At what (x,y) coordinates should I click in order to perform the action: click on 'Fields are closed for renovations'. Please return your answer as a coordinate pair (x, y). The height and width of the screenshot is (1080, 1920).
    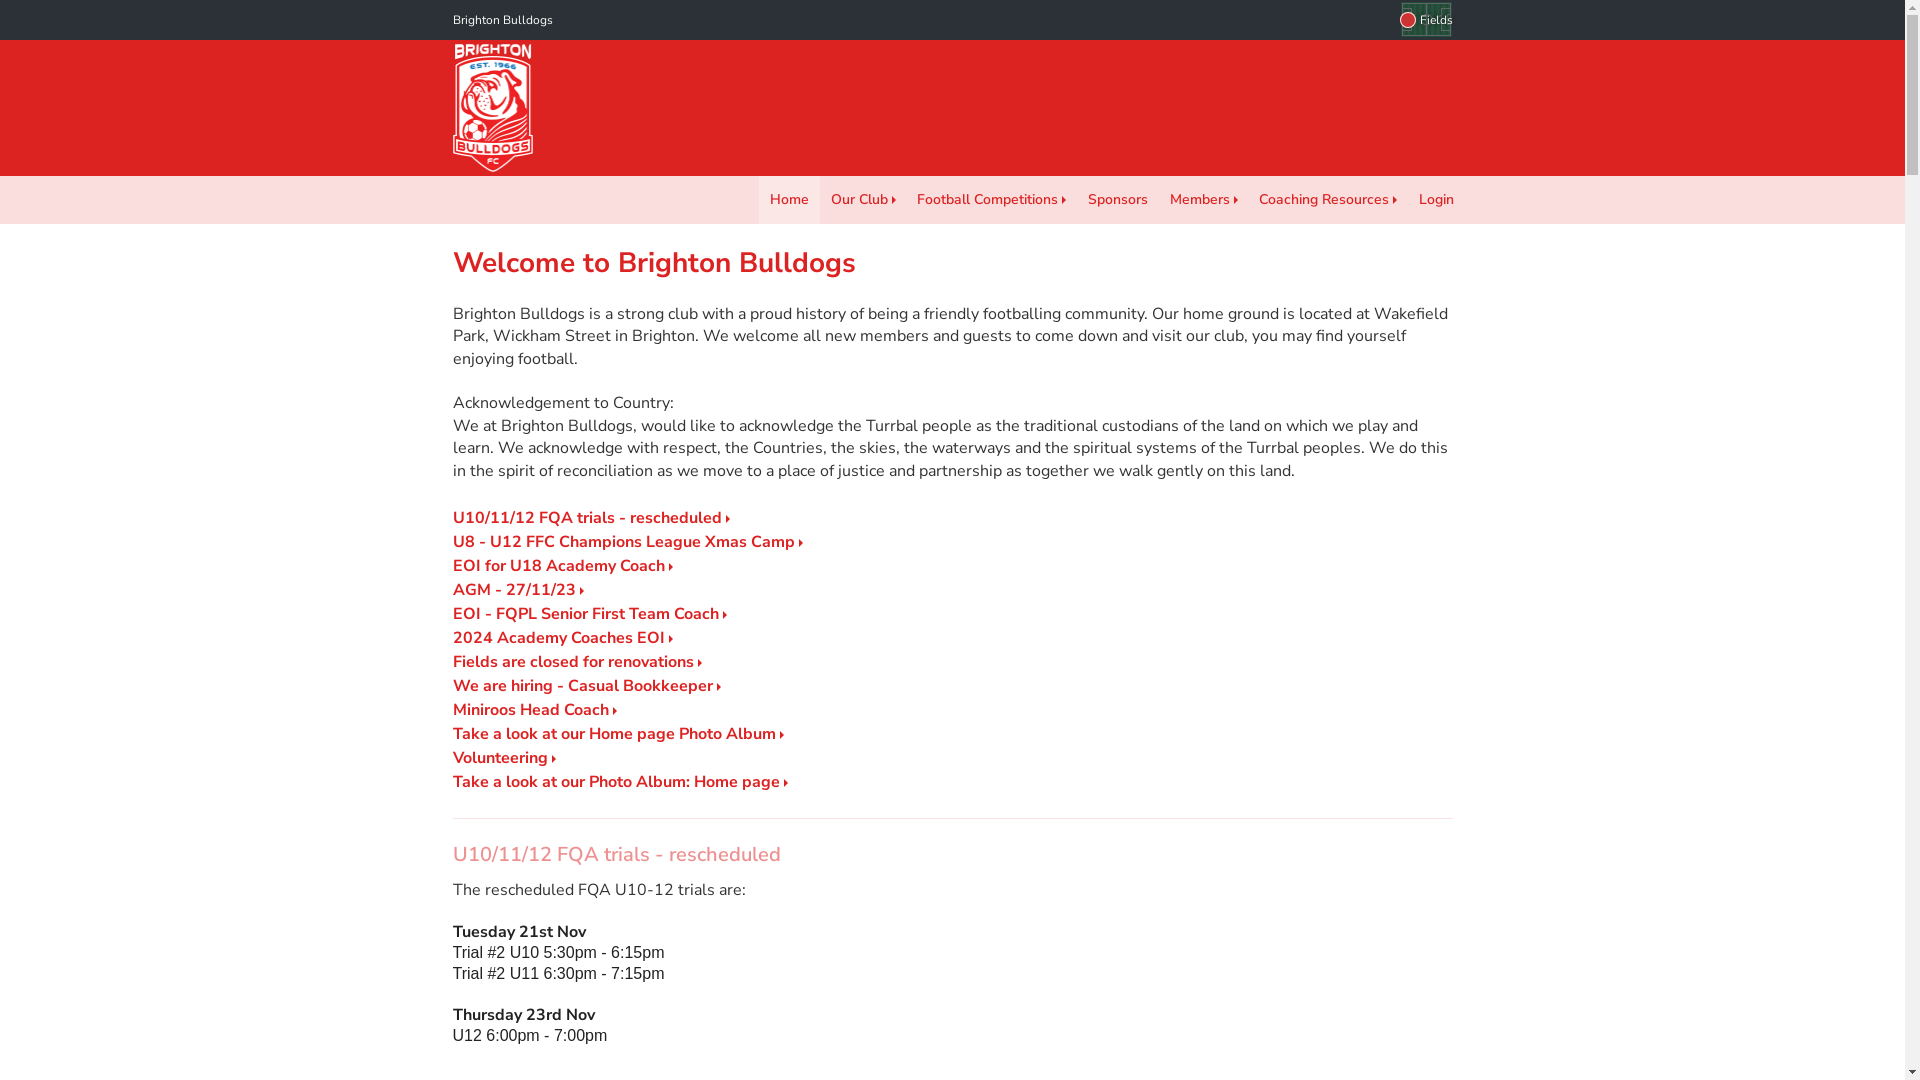
    Looking at the image, I should click on (450, 662).